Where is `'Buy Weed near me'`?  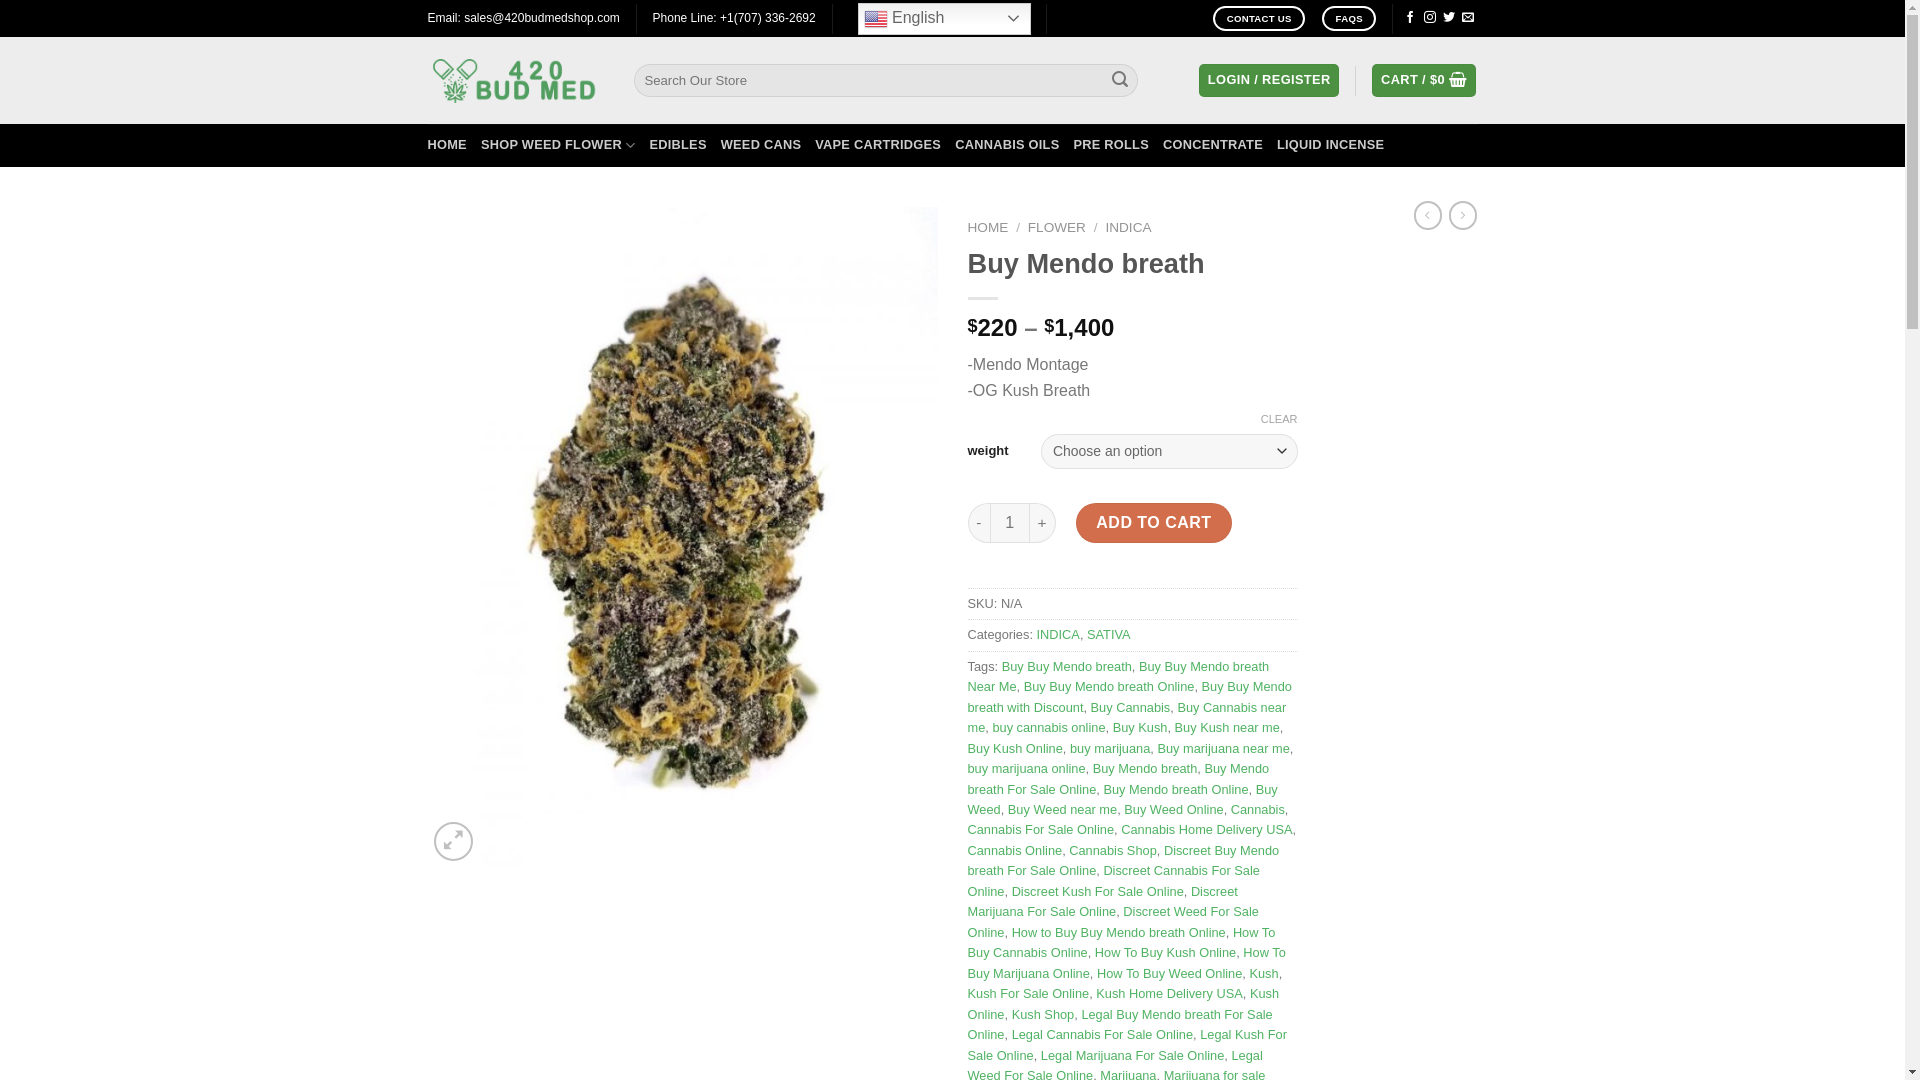 'Buy Weed near me' is located at coordinates (1061, 808).